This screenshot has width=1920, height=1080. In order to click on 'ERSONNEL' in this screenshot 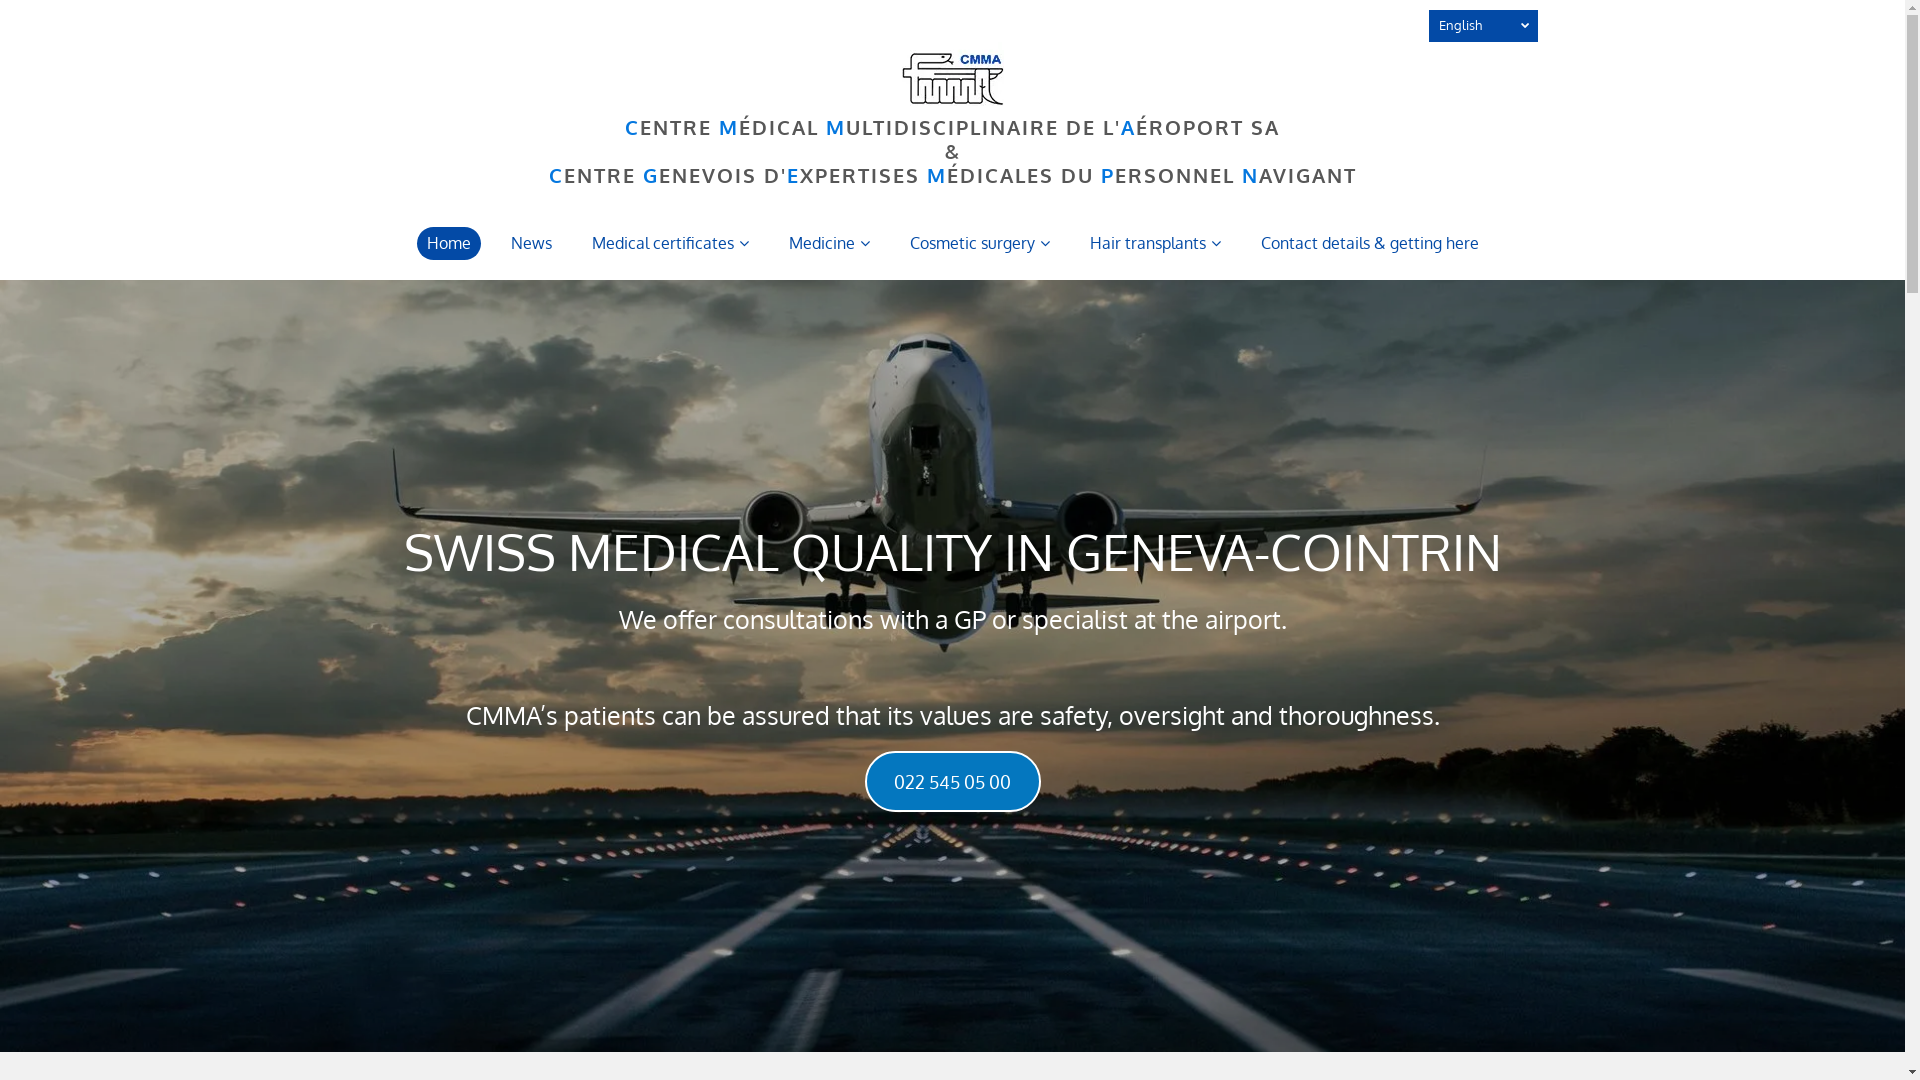, I will do `click(1174, 173)`.